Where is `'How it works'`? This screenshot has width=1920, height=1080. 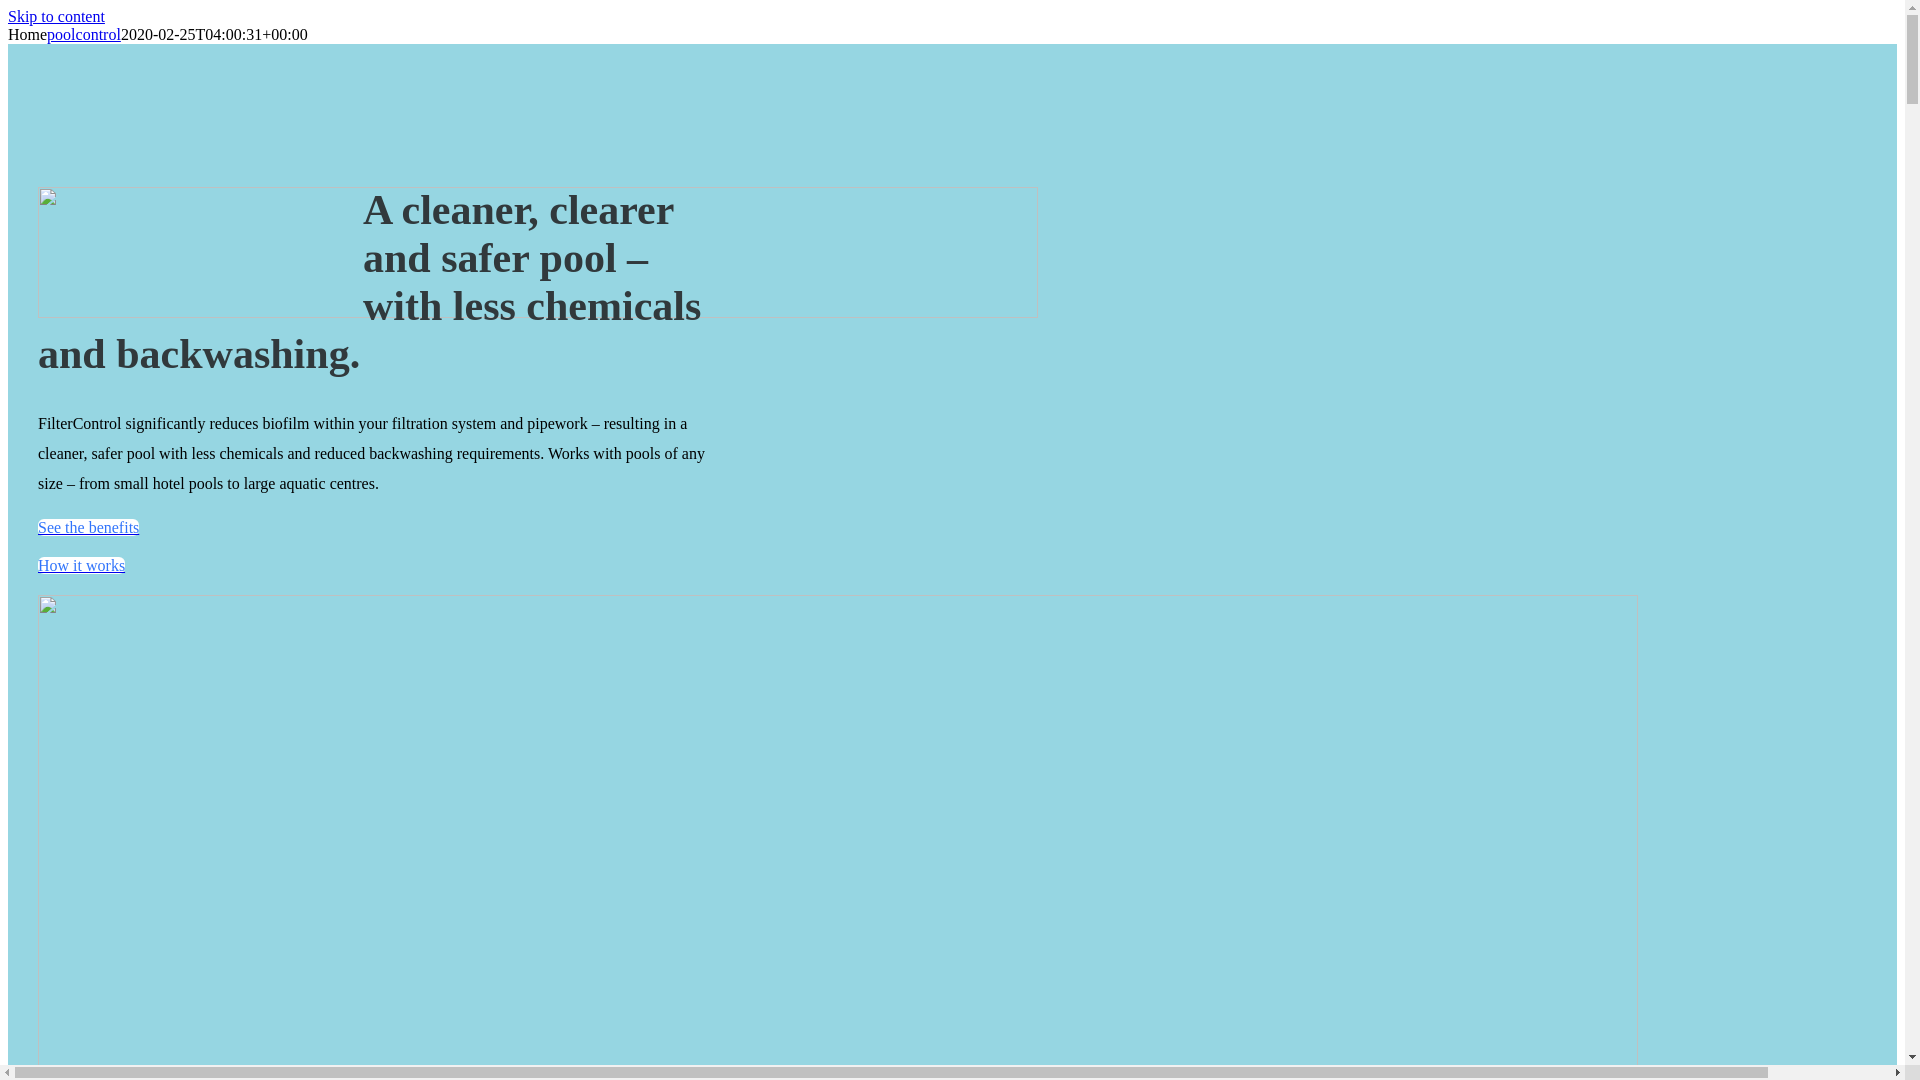 'How it works' is located at coordinates (38, 565).